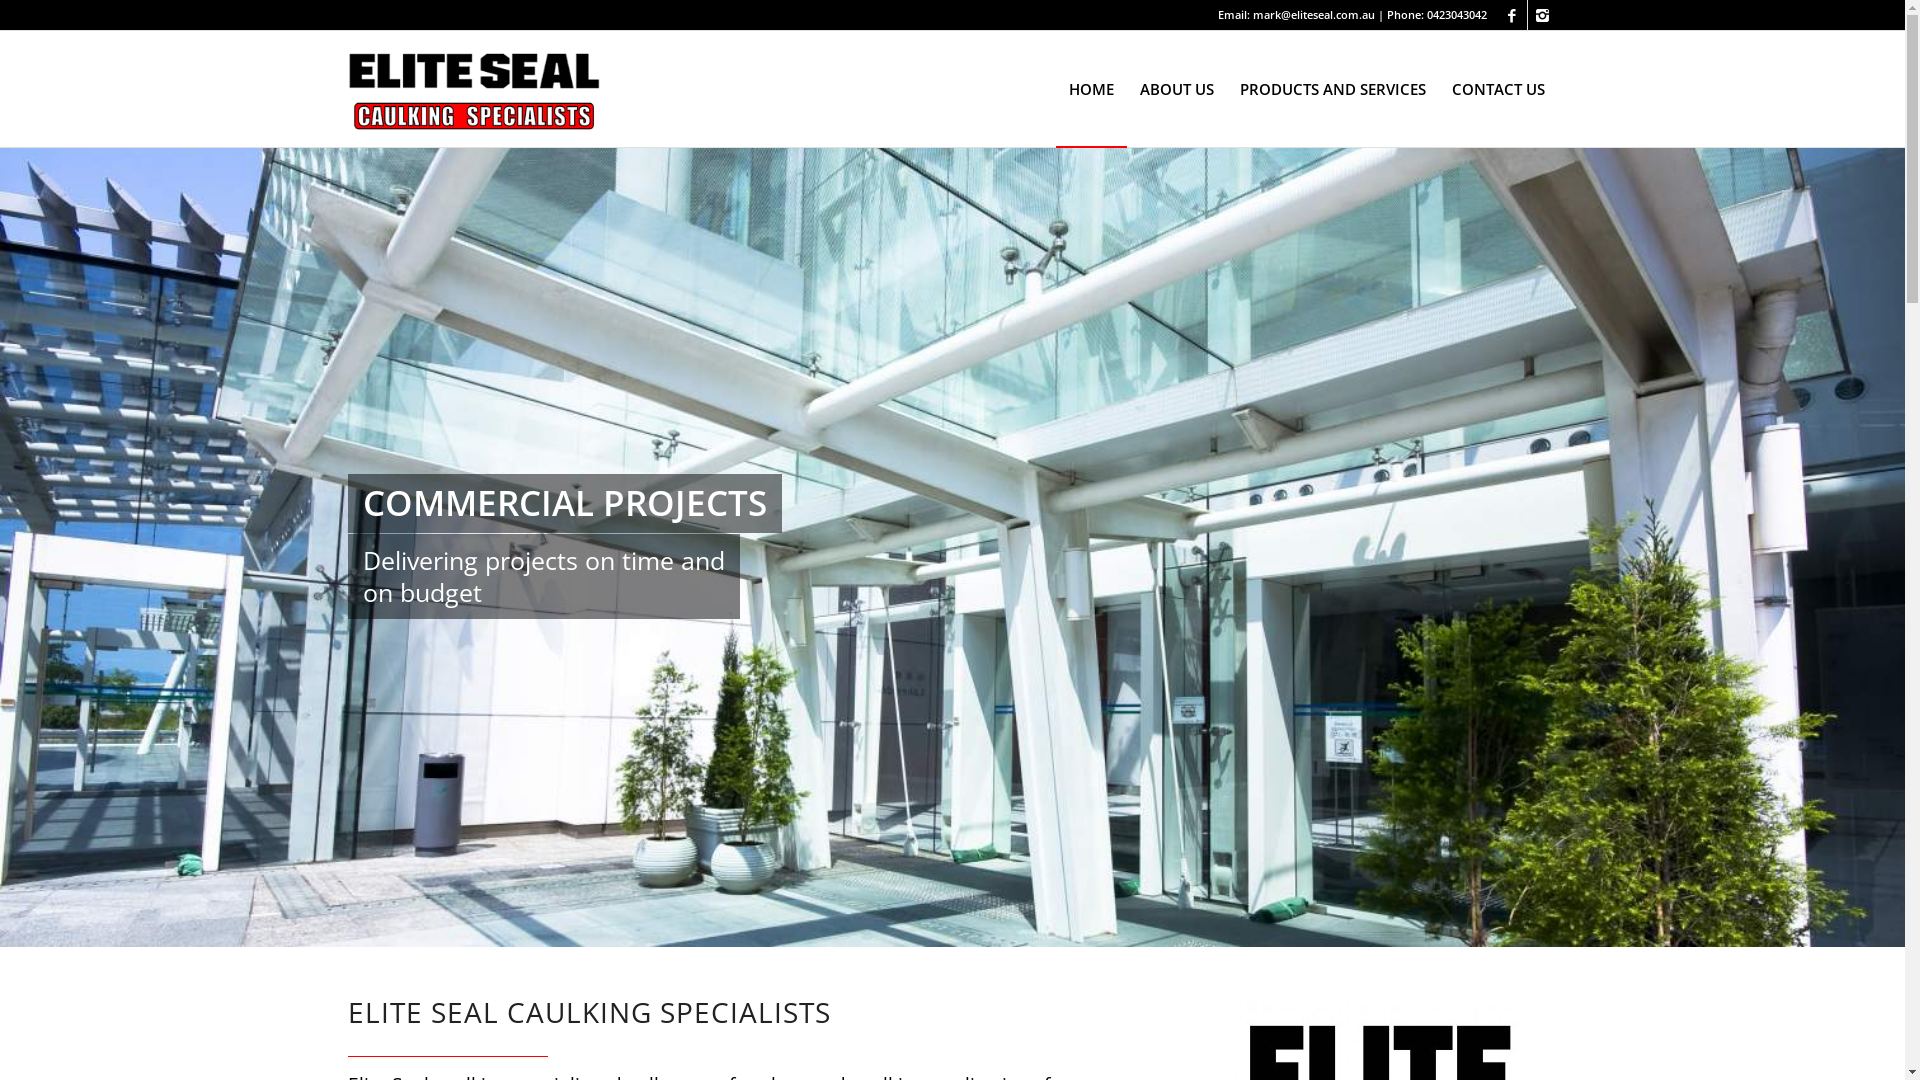  Describe the element at coordinates (1541, 15) in the screenshot. I see `'Instagram'` at that location.